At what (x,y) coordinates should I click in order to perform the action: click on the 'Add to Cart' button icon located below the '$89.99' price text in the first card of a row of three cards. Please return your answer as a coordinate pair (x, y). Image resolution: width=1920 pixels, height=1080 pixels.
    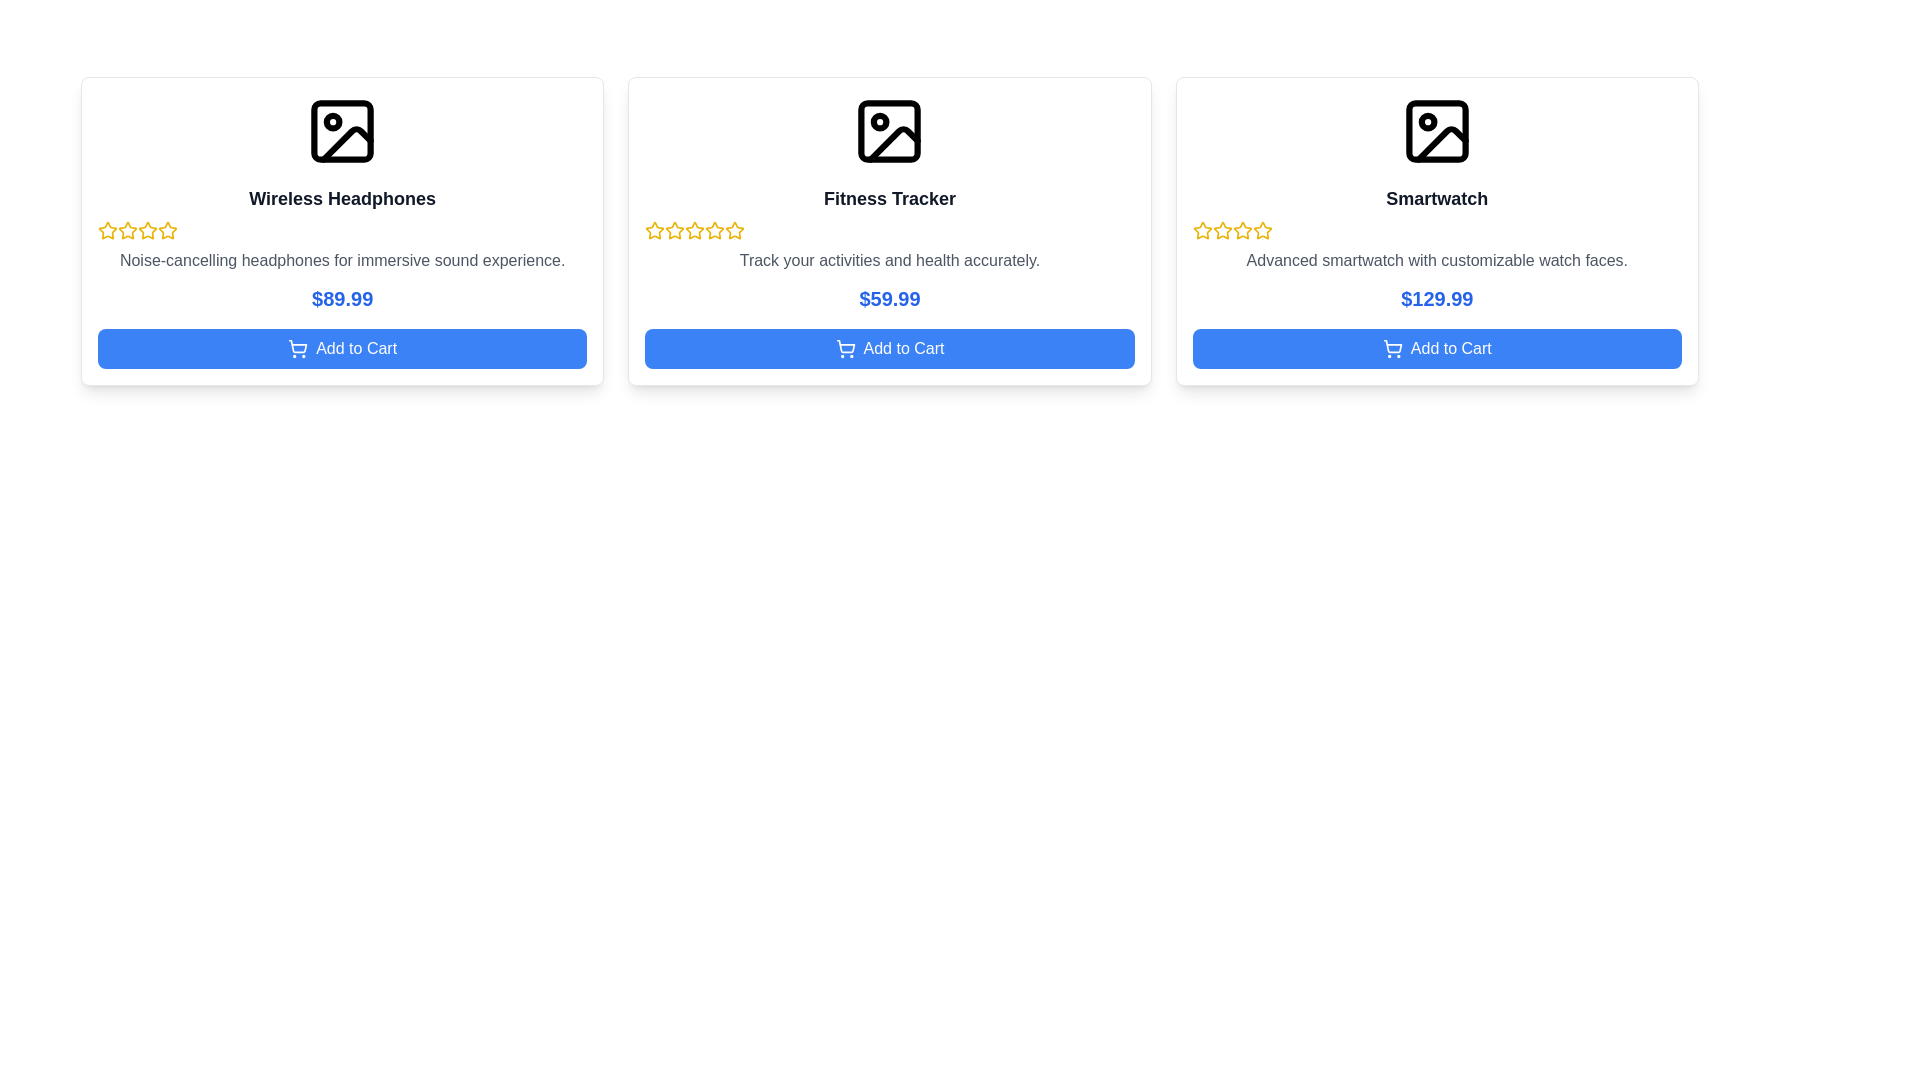
    Looking at the image, I should click on (297, 347).